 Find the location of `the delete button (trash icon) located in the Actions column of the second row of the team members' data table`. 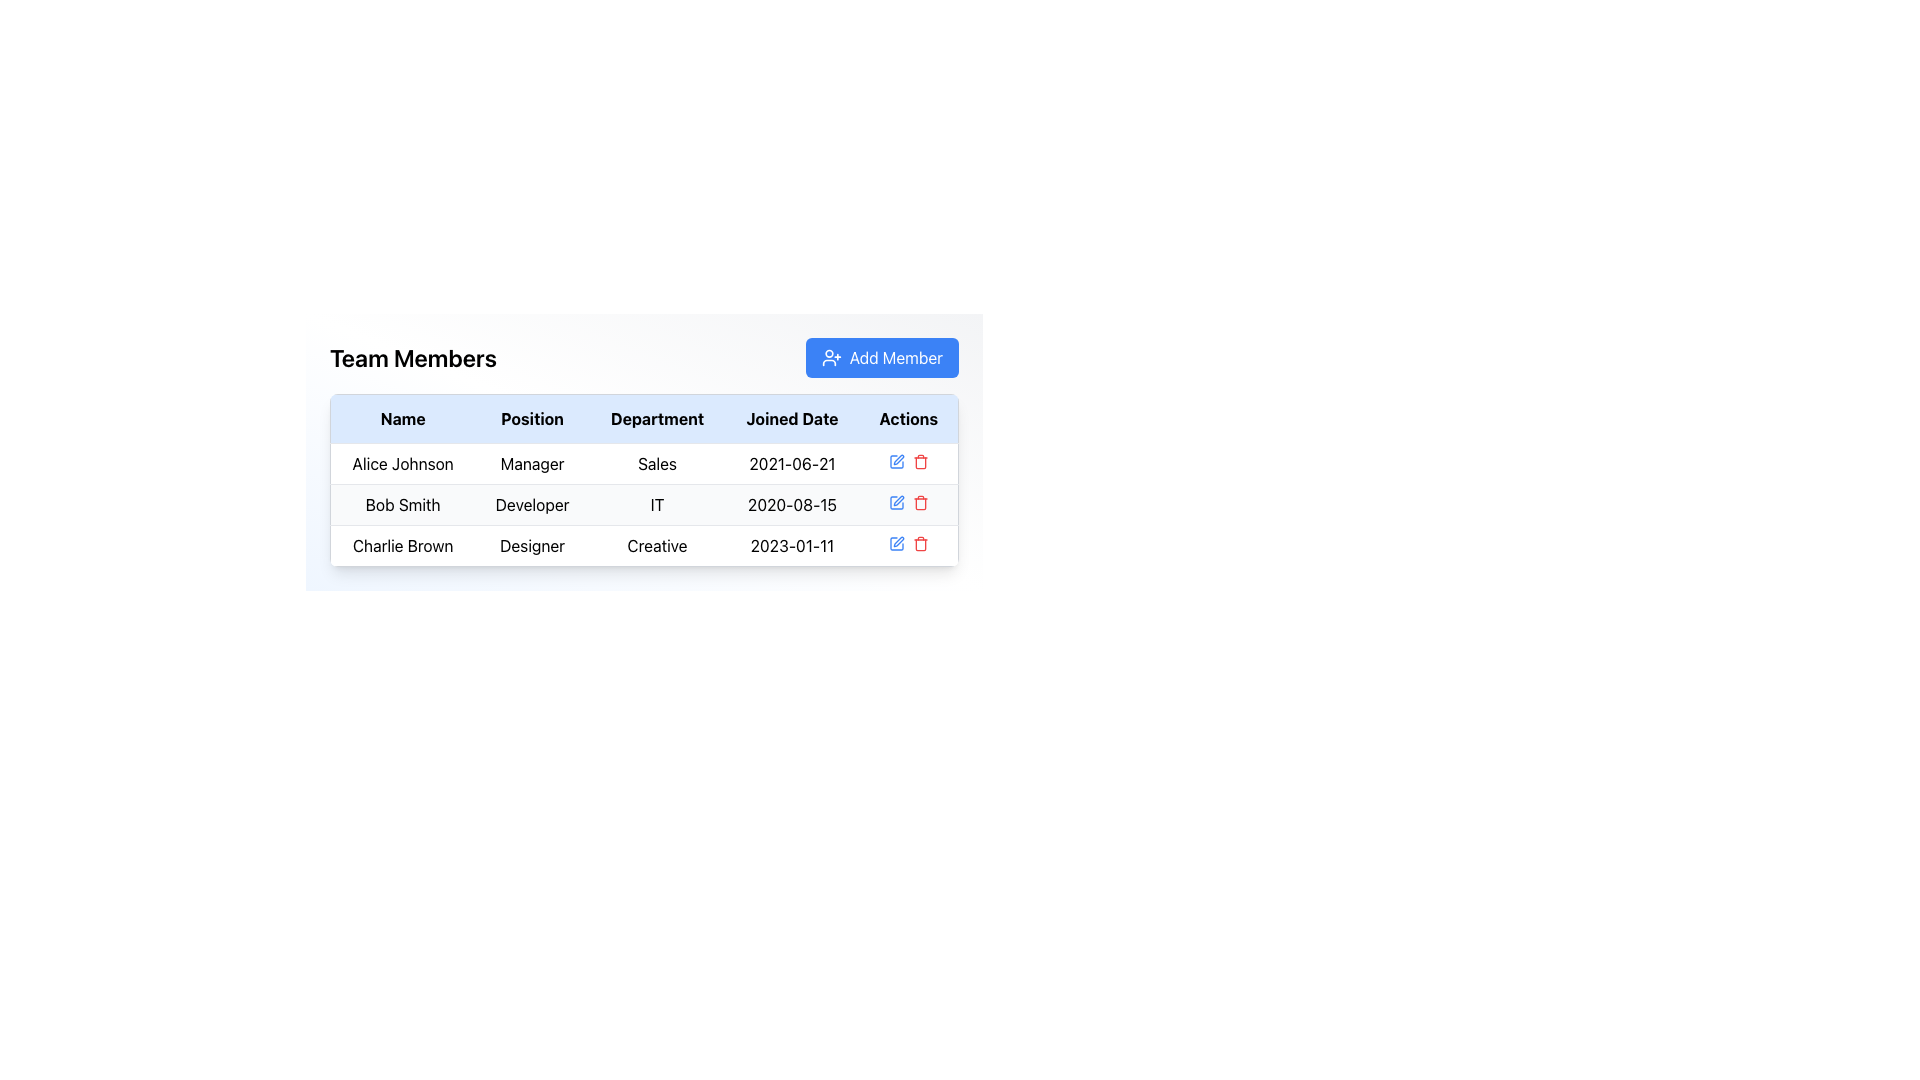

the delete button (trash icon) located in the Actions column of the second row of the team members' data table is located at coordinates (919, 501).